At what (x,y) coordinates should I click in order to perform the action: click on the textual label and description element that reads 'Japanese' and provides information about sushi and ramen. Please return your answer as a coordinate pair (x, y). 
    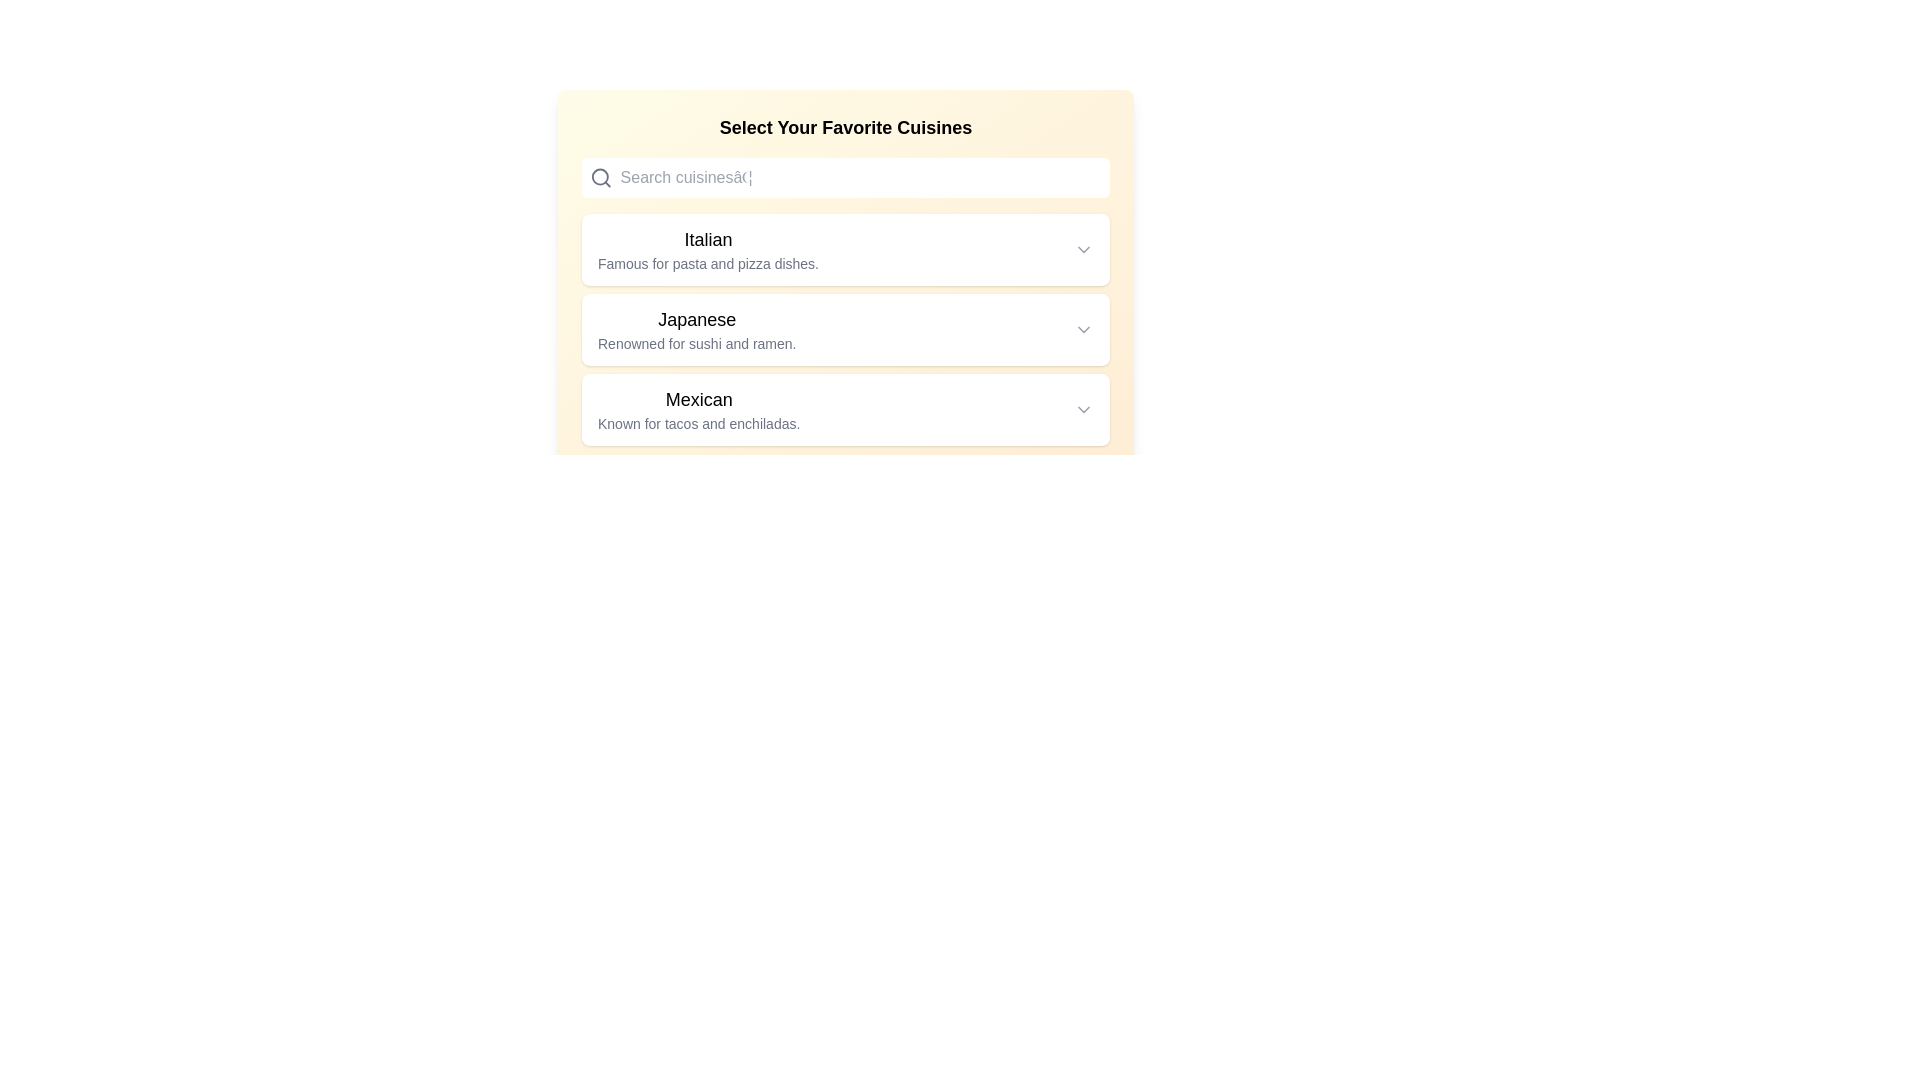
    Looking at the image, I should click on (697, 329).